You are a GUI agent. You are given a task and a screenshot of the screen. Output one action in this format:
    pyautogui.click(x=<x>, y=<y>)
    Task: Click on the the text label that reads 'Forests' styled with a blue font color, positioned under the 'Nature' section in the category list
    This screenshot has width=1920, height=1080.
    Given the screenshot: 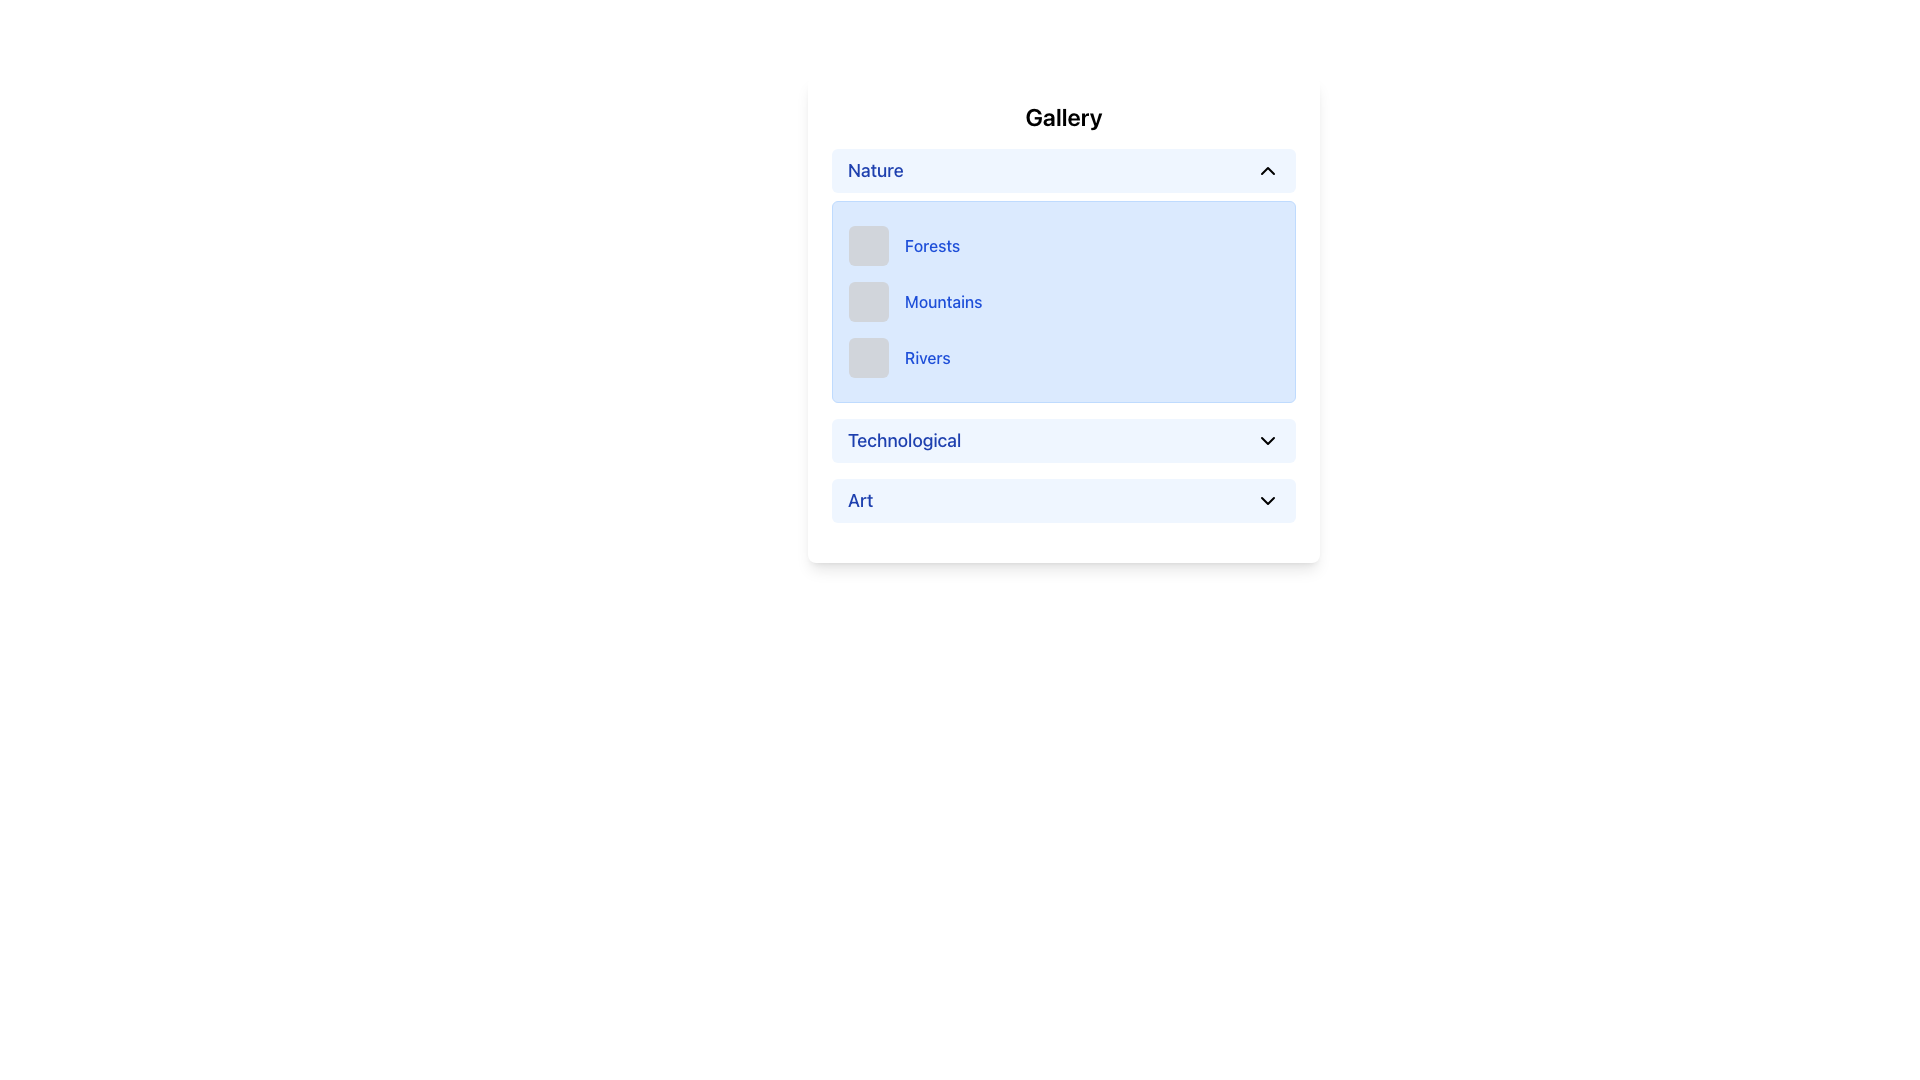 What is the action you would take?
    pyautogui.click(x=931, y=245)
    